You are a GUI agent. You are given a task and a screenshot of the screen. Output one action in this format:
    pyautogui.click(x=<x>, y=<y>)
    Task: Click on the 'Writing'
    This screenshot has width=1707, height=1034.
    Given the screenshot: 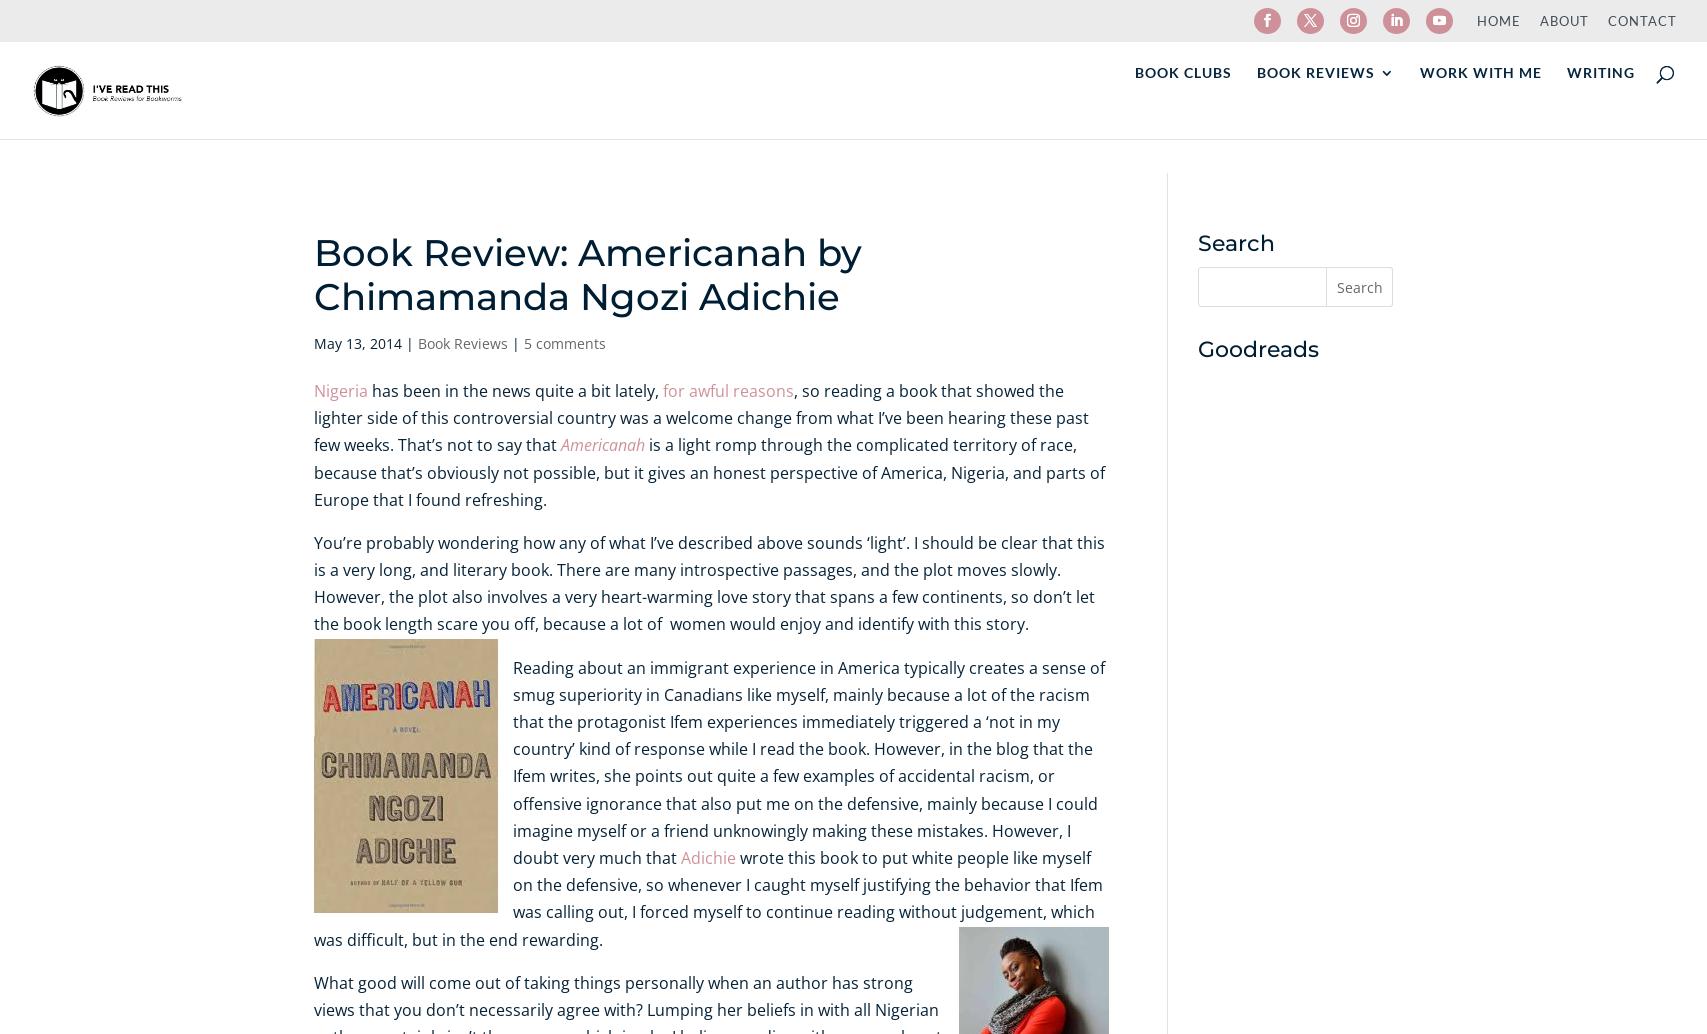 What is the action you would take?
    pyautogui.click(x=1599, y=108)
    